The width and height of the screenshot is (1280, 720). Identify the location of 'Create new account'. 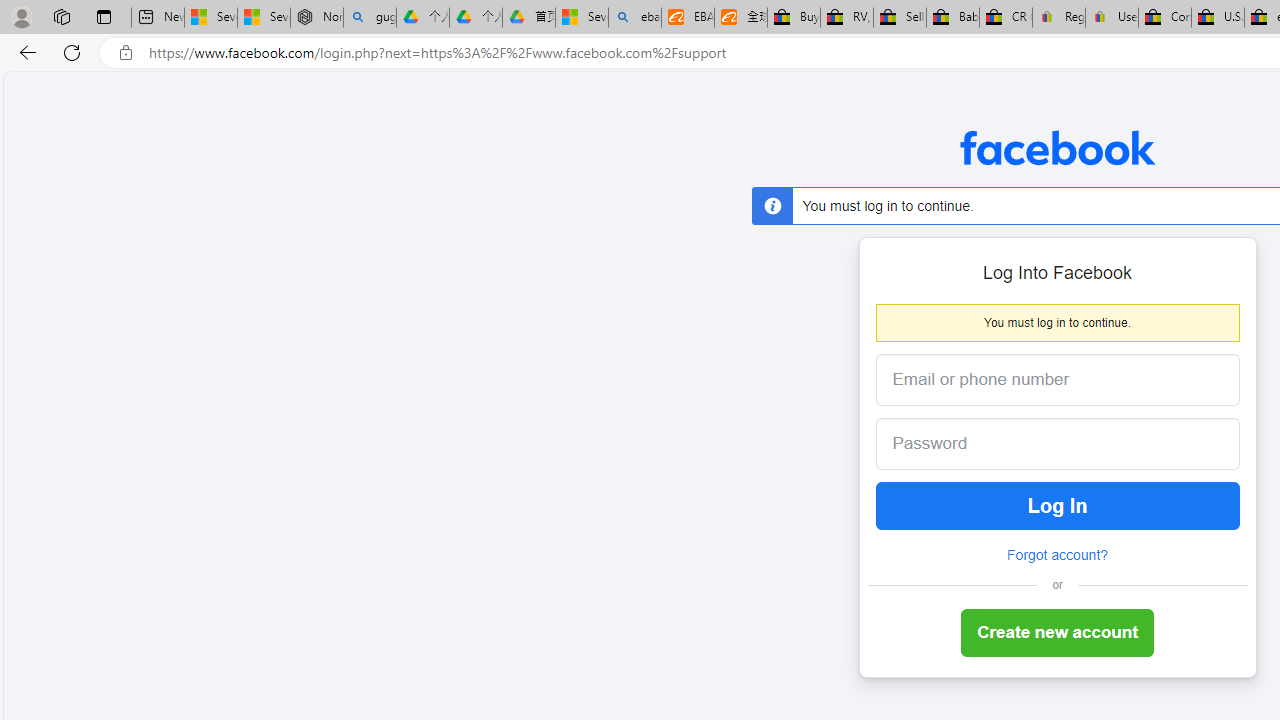
(1056, 633).